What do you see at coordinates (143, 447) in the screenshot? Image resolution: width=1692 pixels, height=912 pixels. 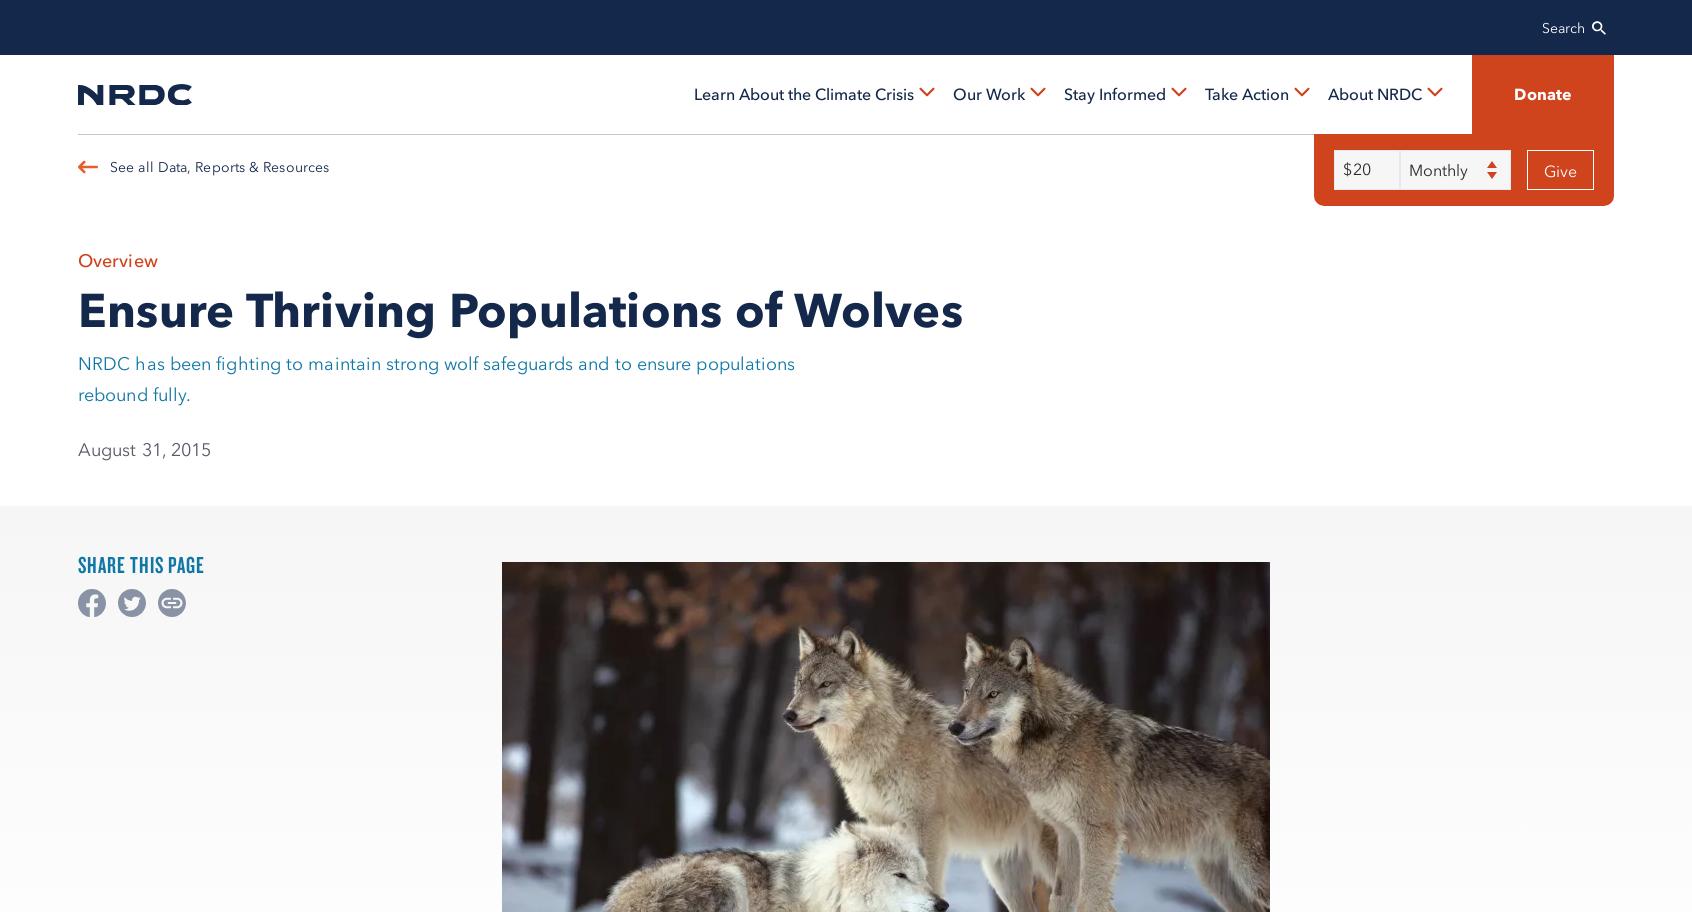 I see `'August 31, 2015'` at bounding box center [143, 447].